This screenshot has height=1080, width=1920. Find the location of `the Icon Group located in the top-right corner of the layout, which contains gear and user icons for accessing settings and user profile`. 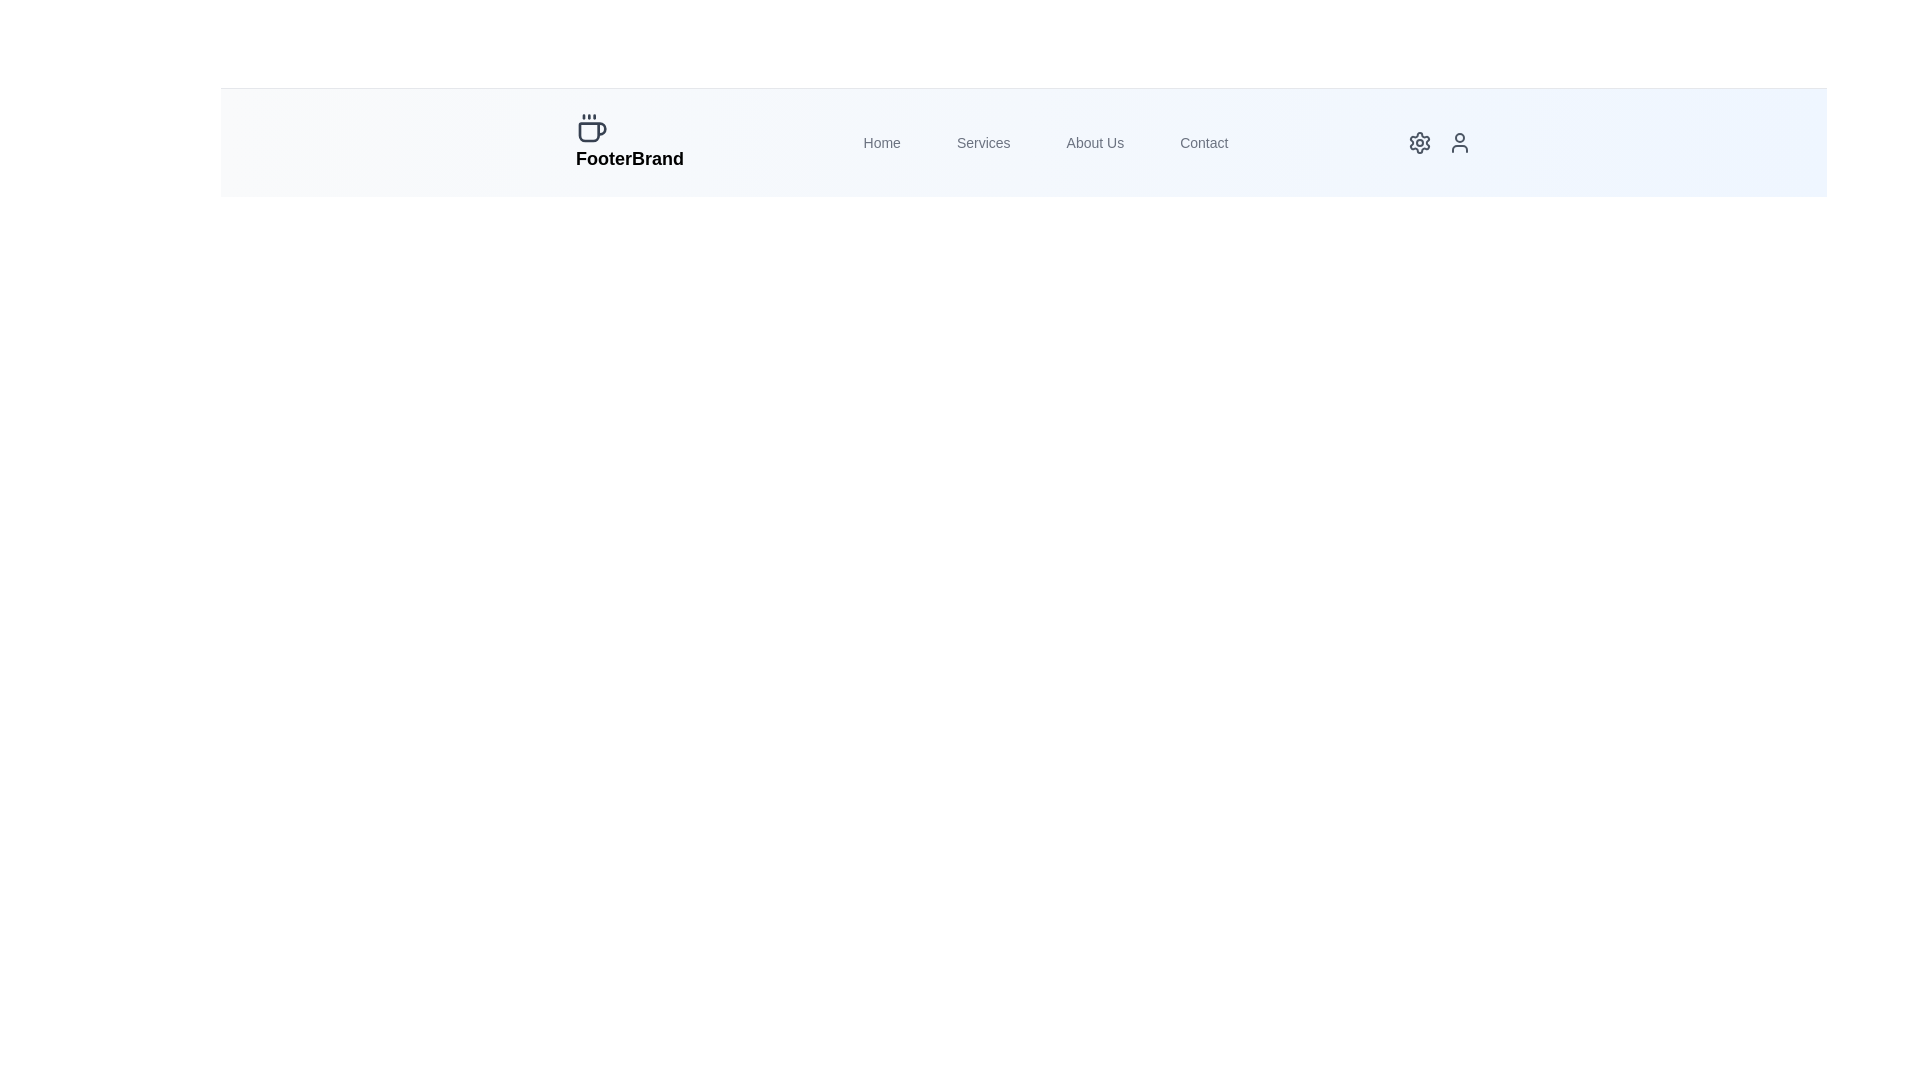

the Icon Group located in the top-right corner of the layout, which contains gear and user icons for accessing settings and user profile is located at coordinates (1440, 141).